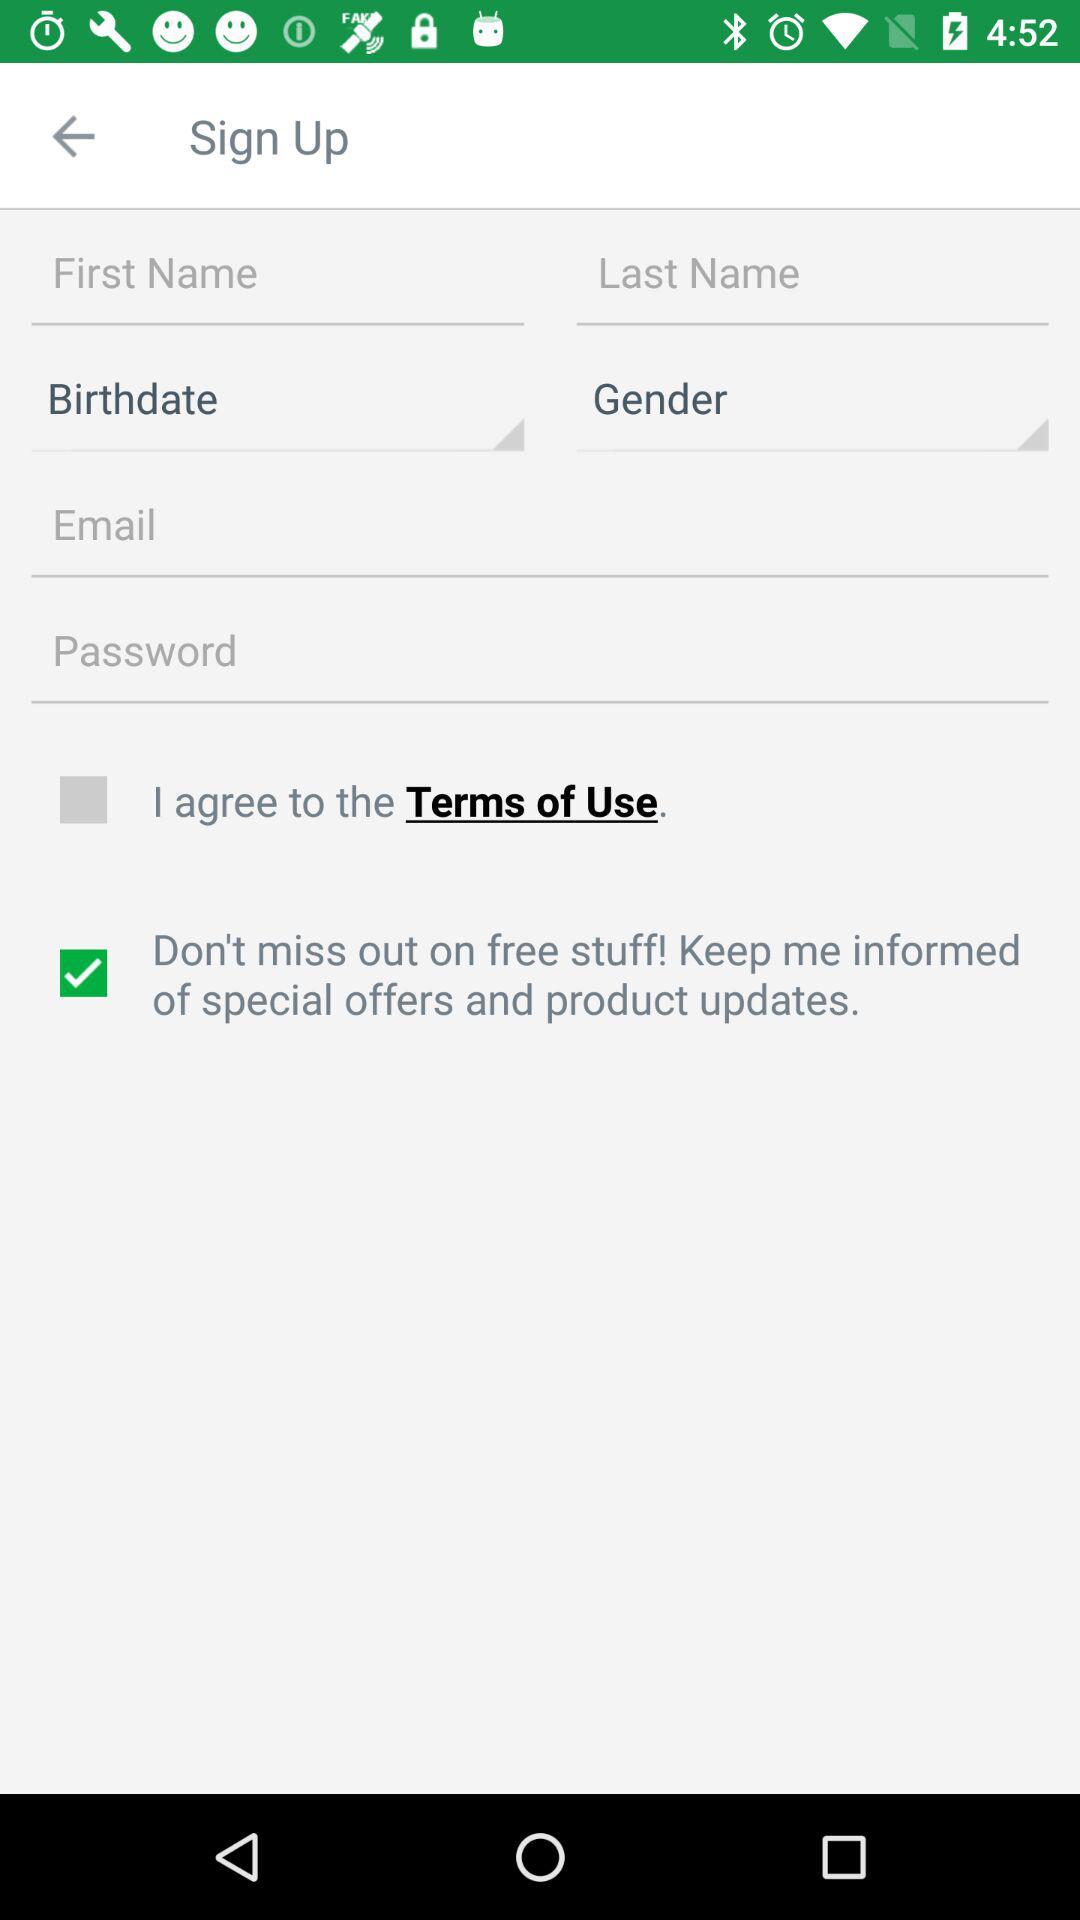  I want to click on email input field, so click(540, 524).